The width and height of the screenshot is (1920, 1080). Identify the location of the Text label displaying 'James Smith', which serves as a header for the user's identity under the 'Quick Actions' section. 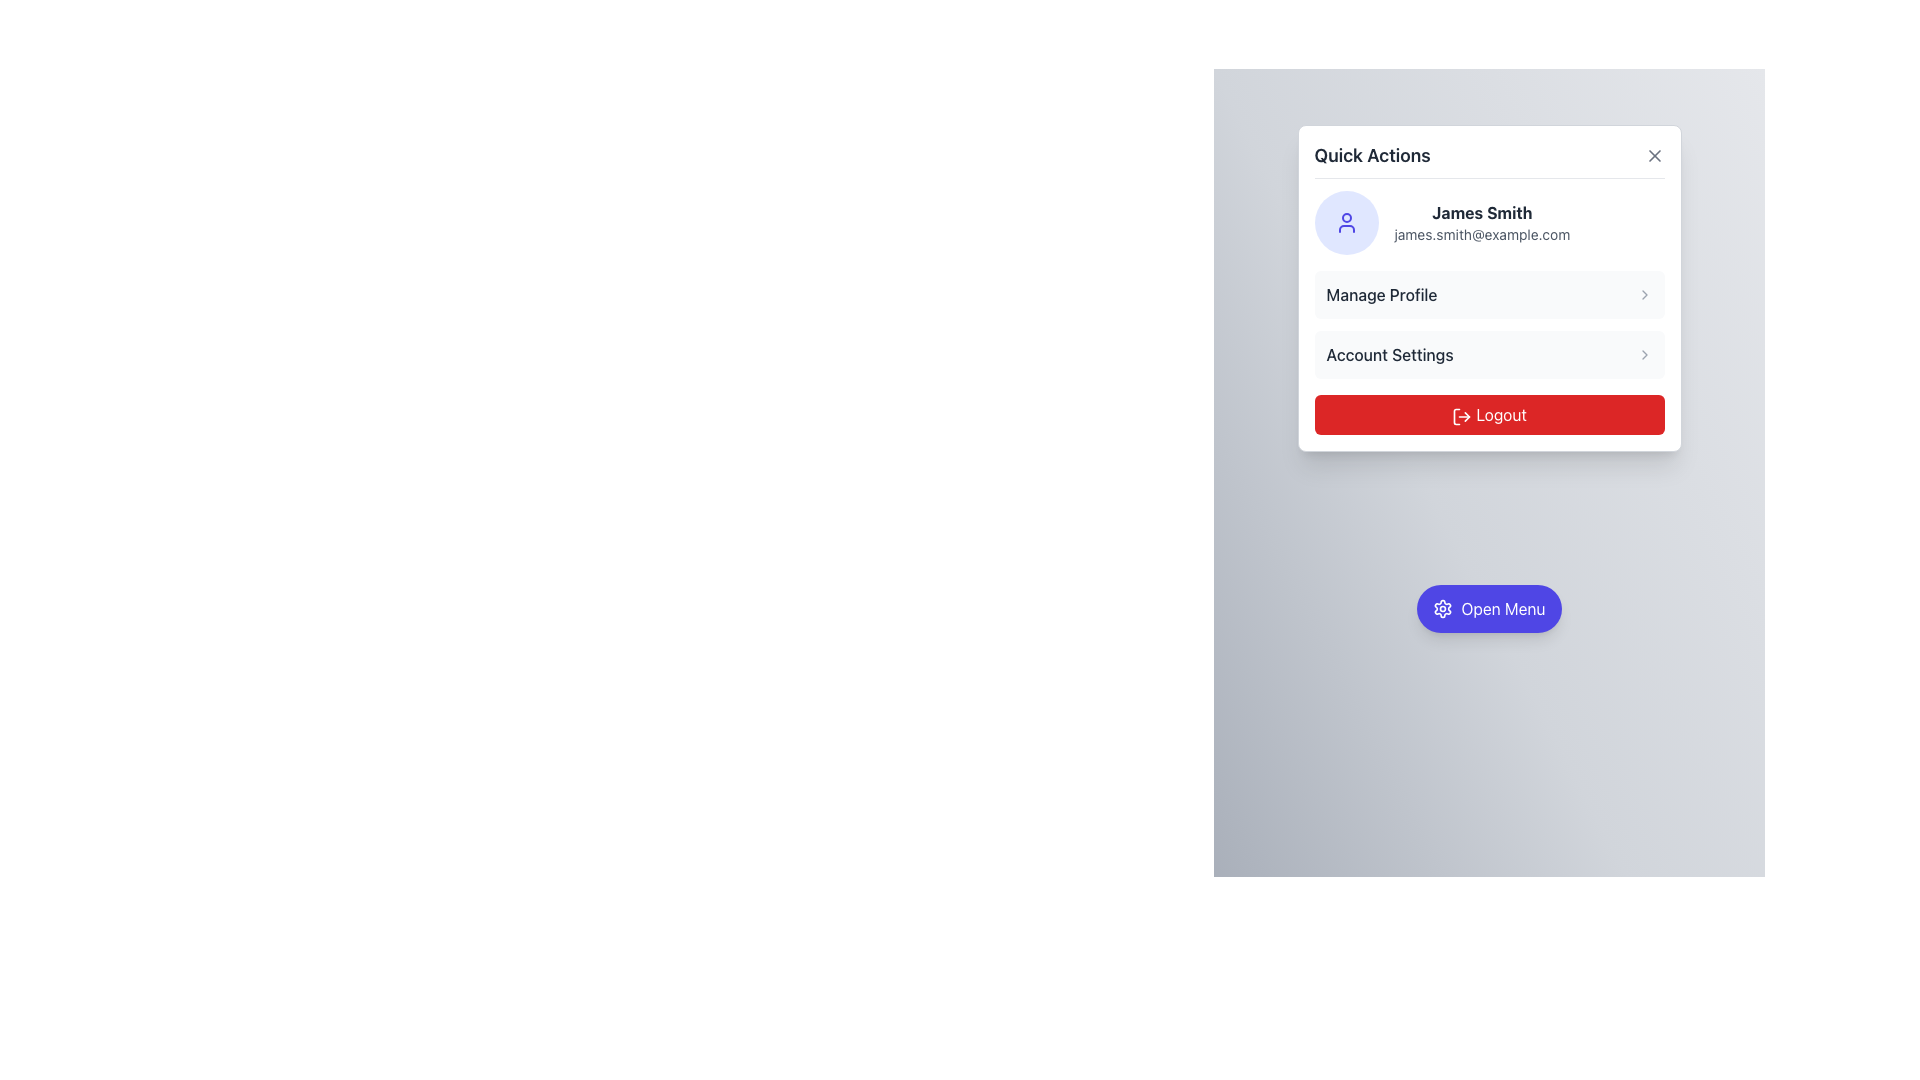
(1482, 212).